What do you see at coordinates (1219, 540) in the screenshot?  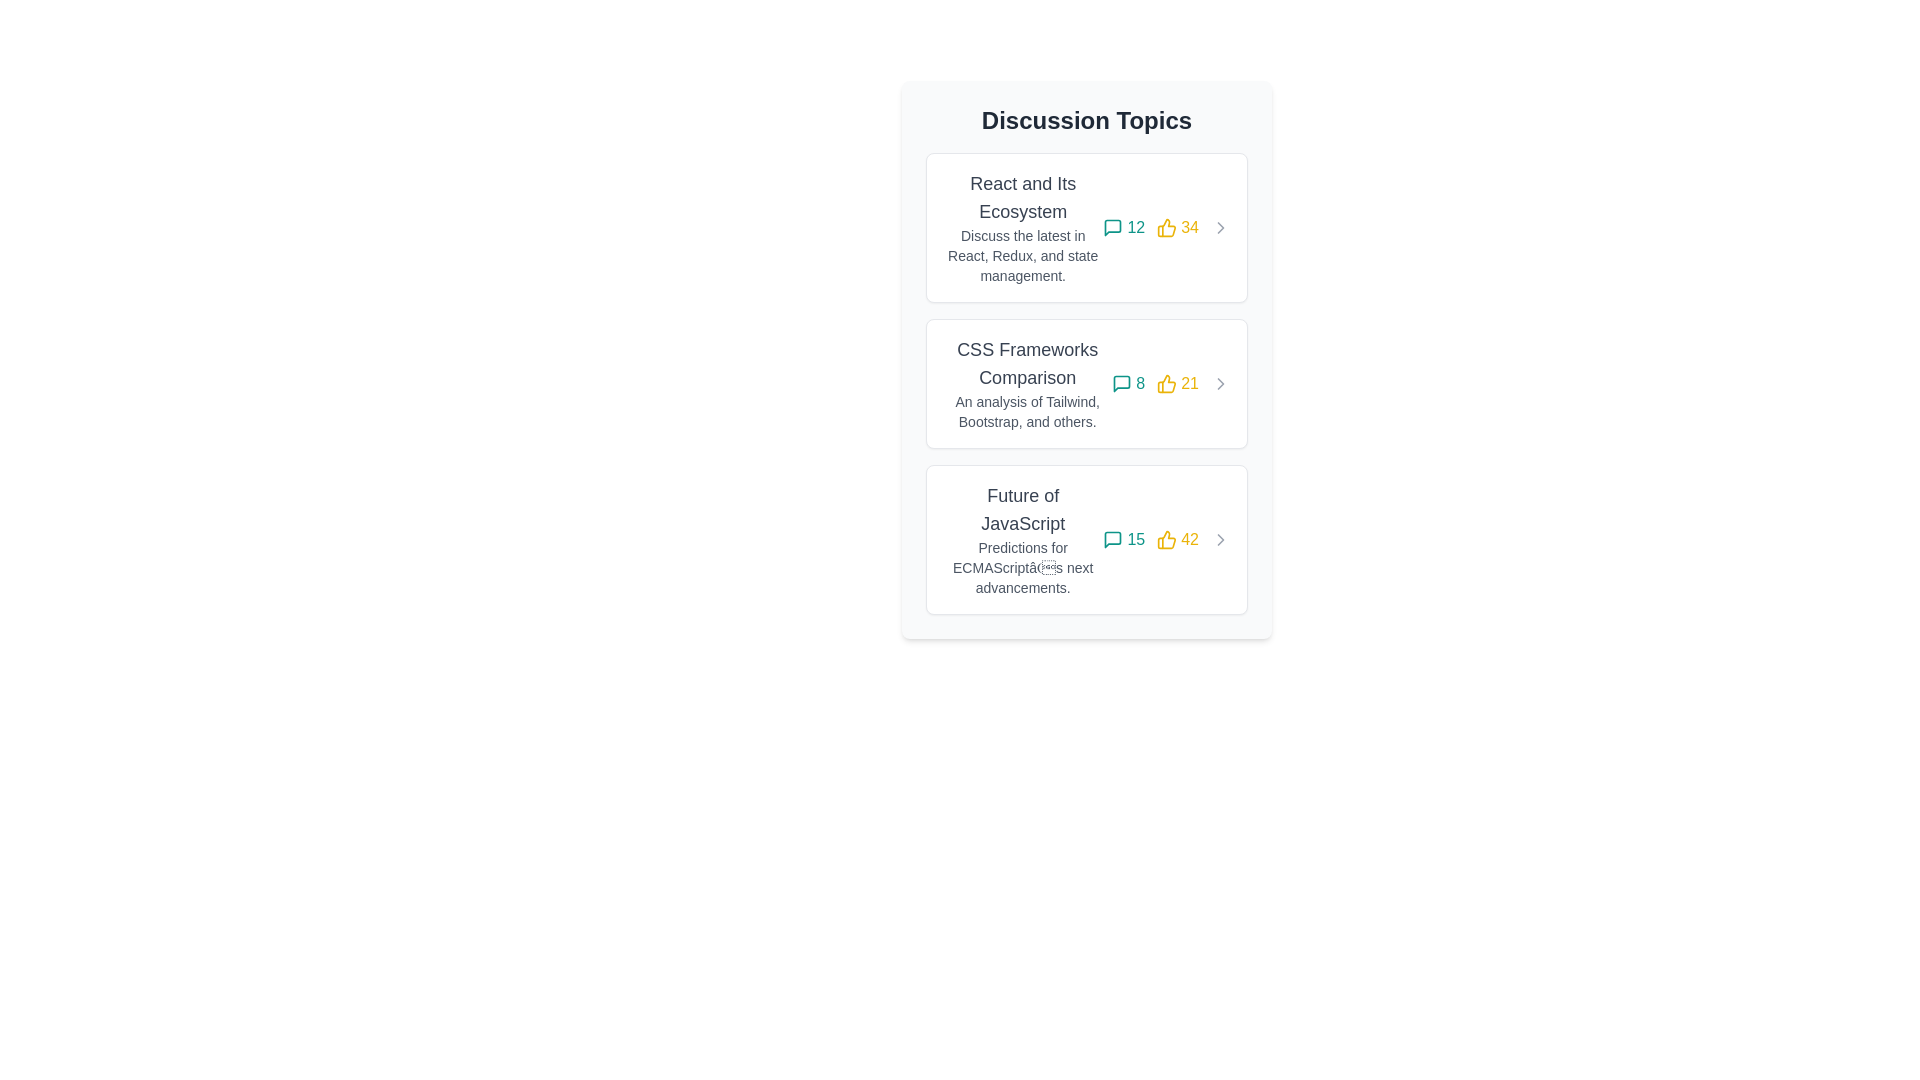 I see `the right arrow SVG icon in the bottom-right corner of the 'Future of JavaScript' discussion topic section` at bounding box center [1219, 540].